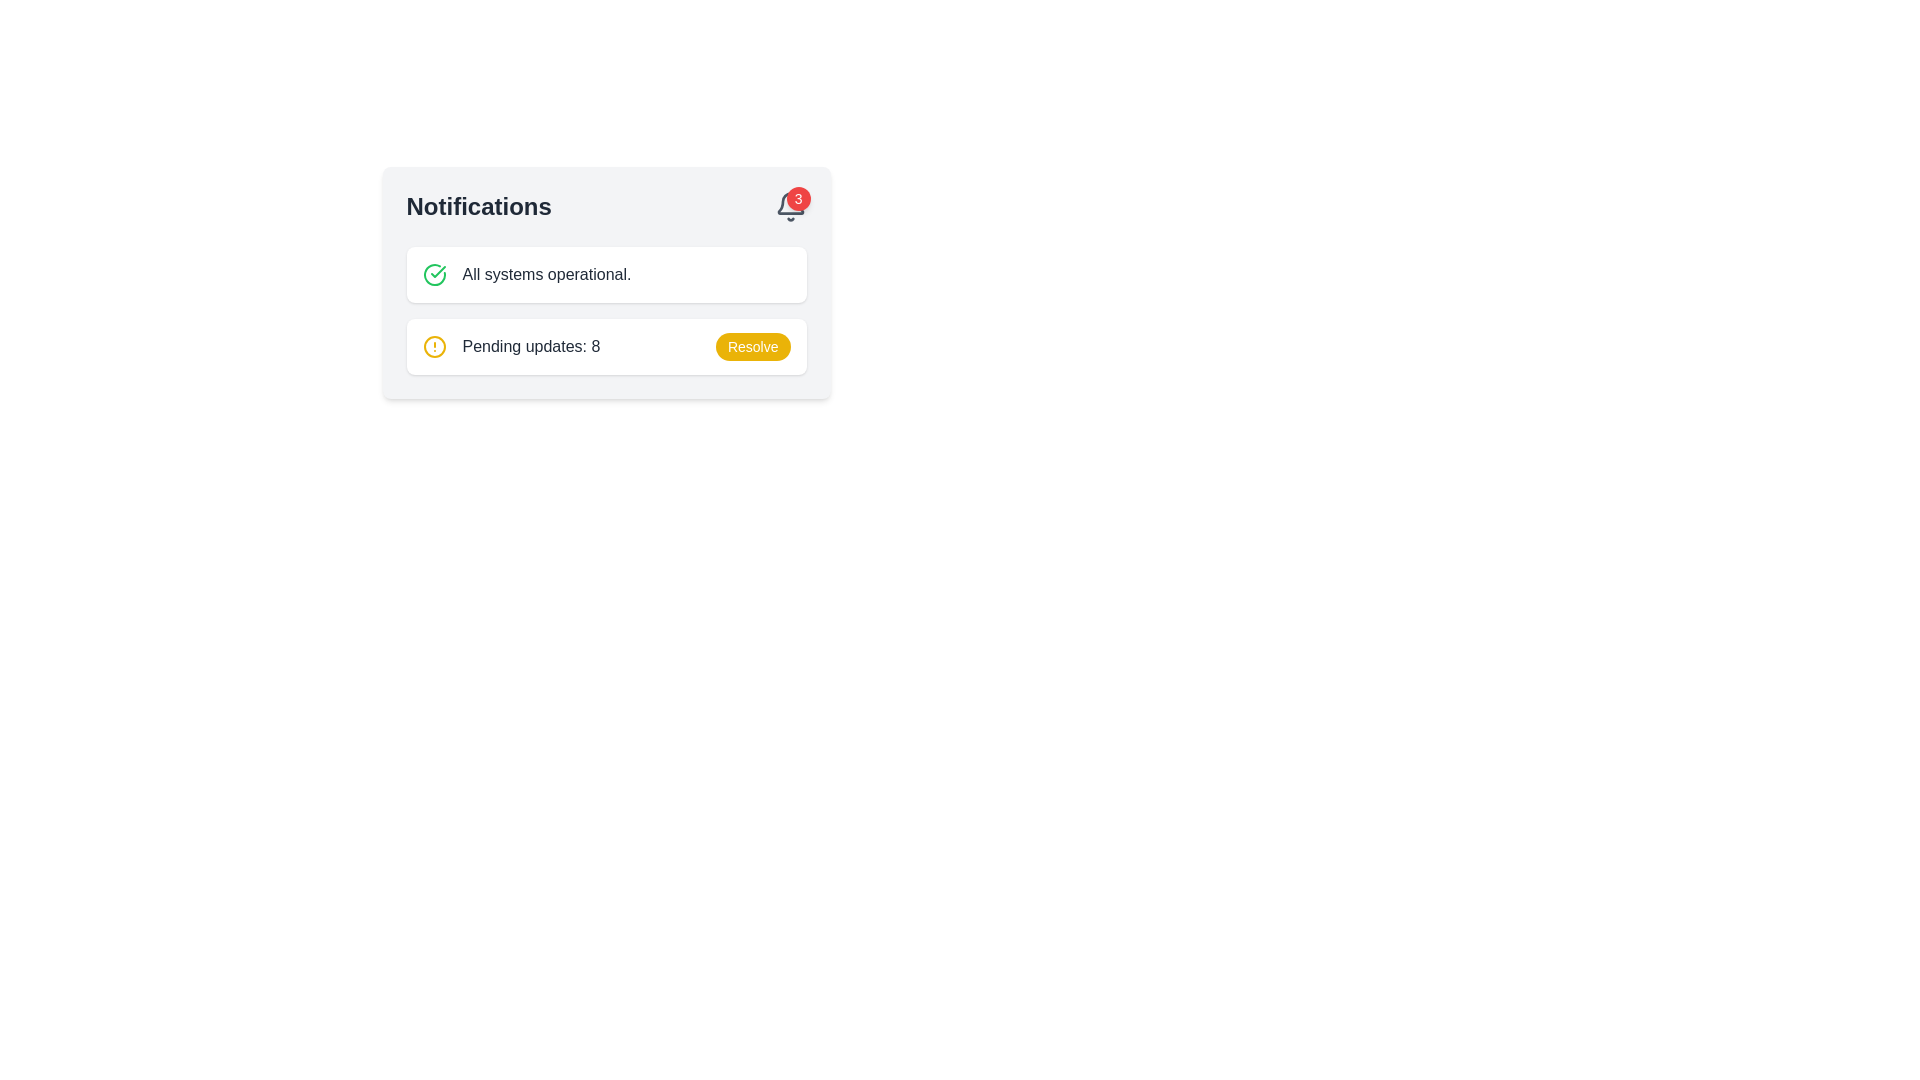  What do you see at coordinates (433, 346) in the screenshot?
I see `the circular icon that visually indicates pending updates, located to the left of the text 'Pending updates: 8' and adjacent to the yellow 'Resolve' button` at bounding box center [433, 346].